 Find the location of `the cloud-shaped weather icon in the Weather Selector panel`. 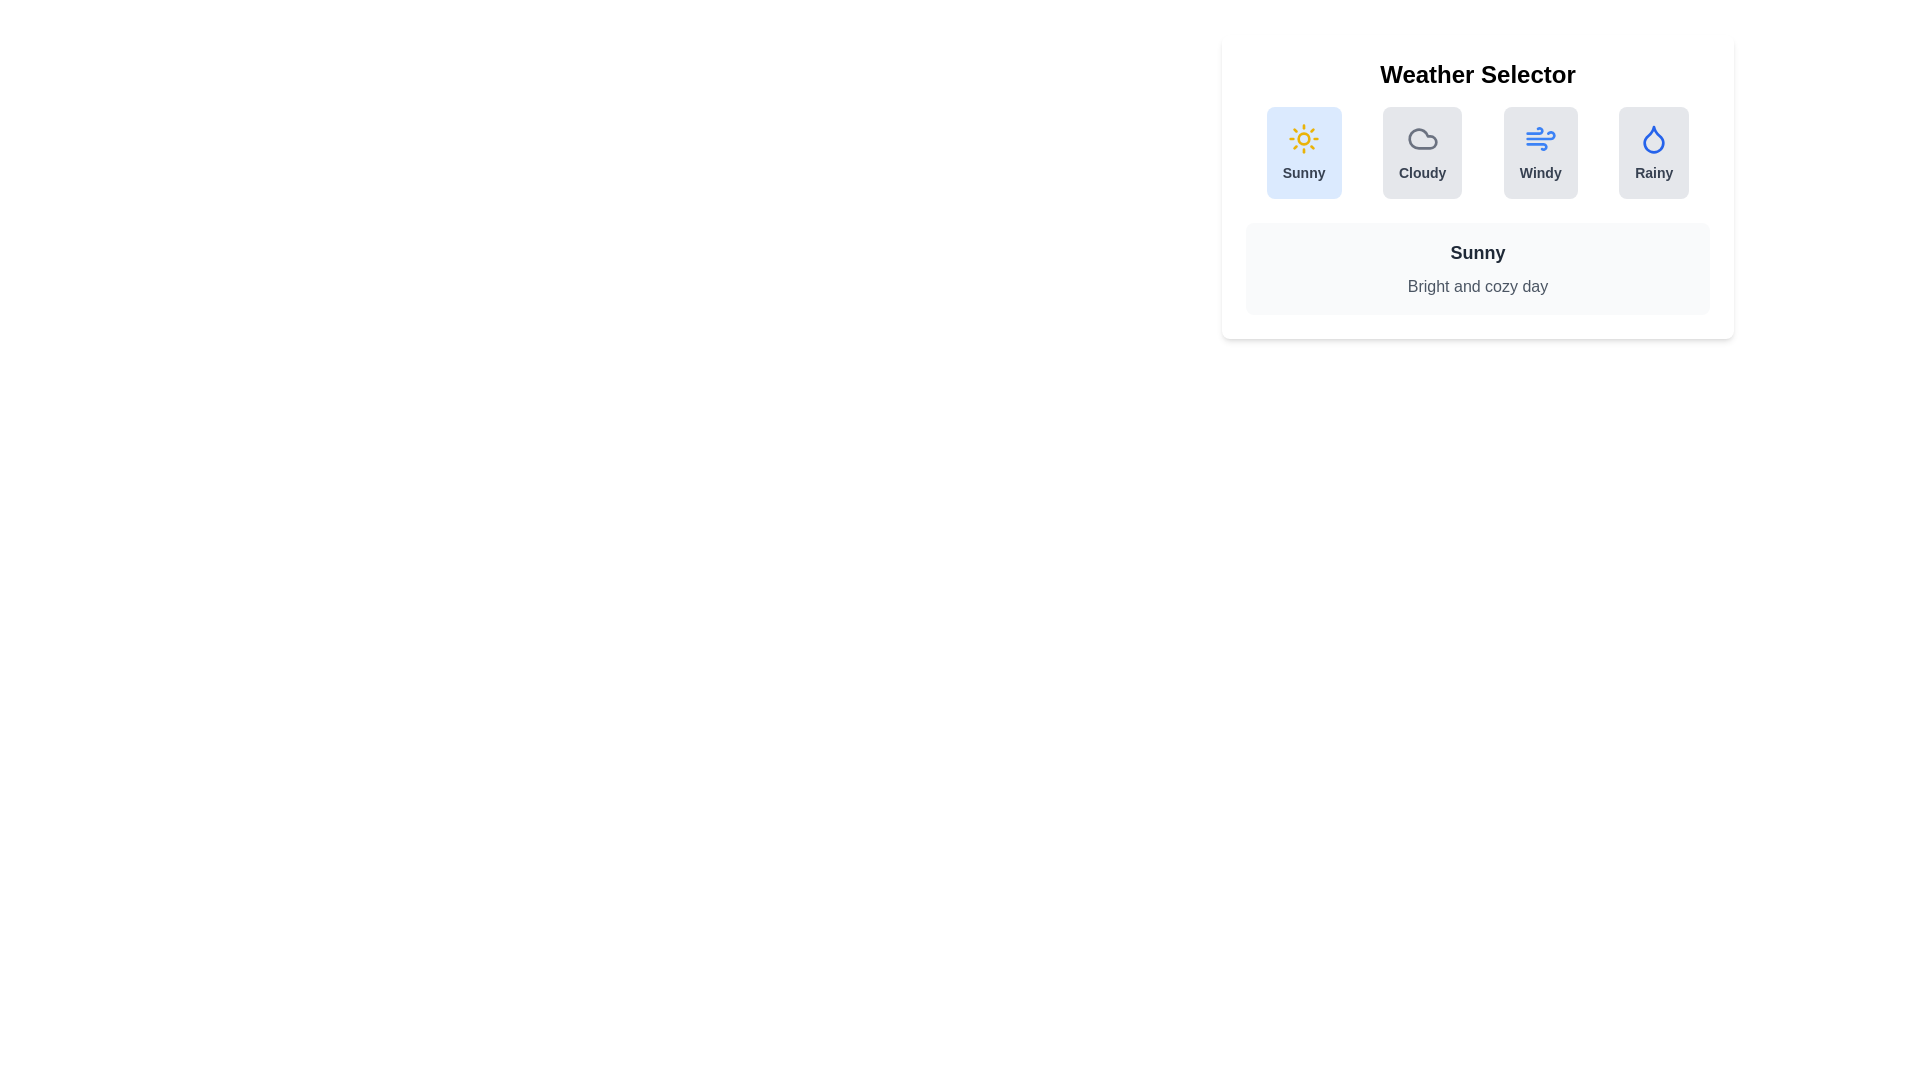

the cloud-shaped weather icon in the Weather Selector panel is located at coordinates (1421, 137).